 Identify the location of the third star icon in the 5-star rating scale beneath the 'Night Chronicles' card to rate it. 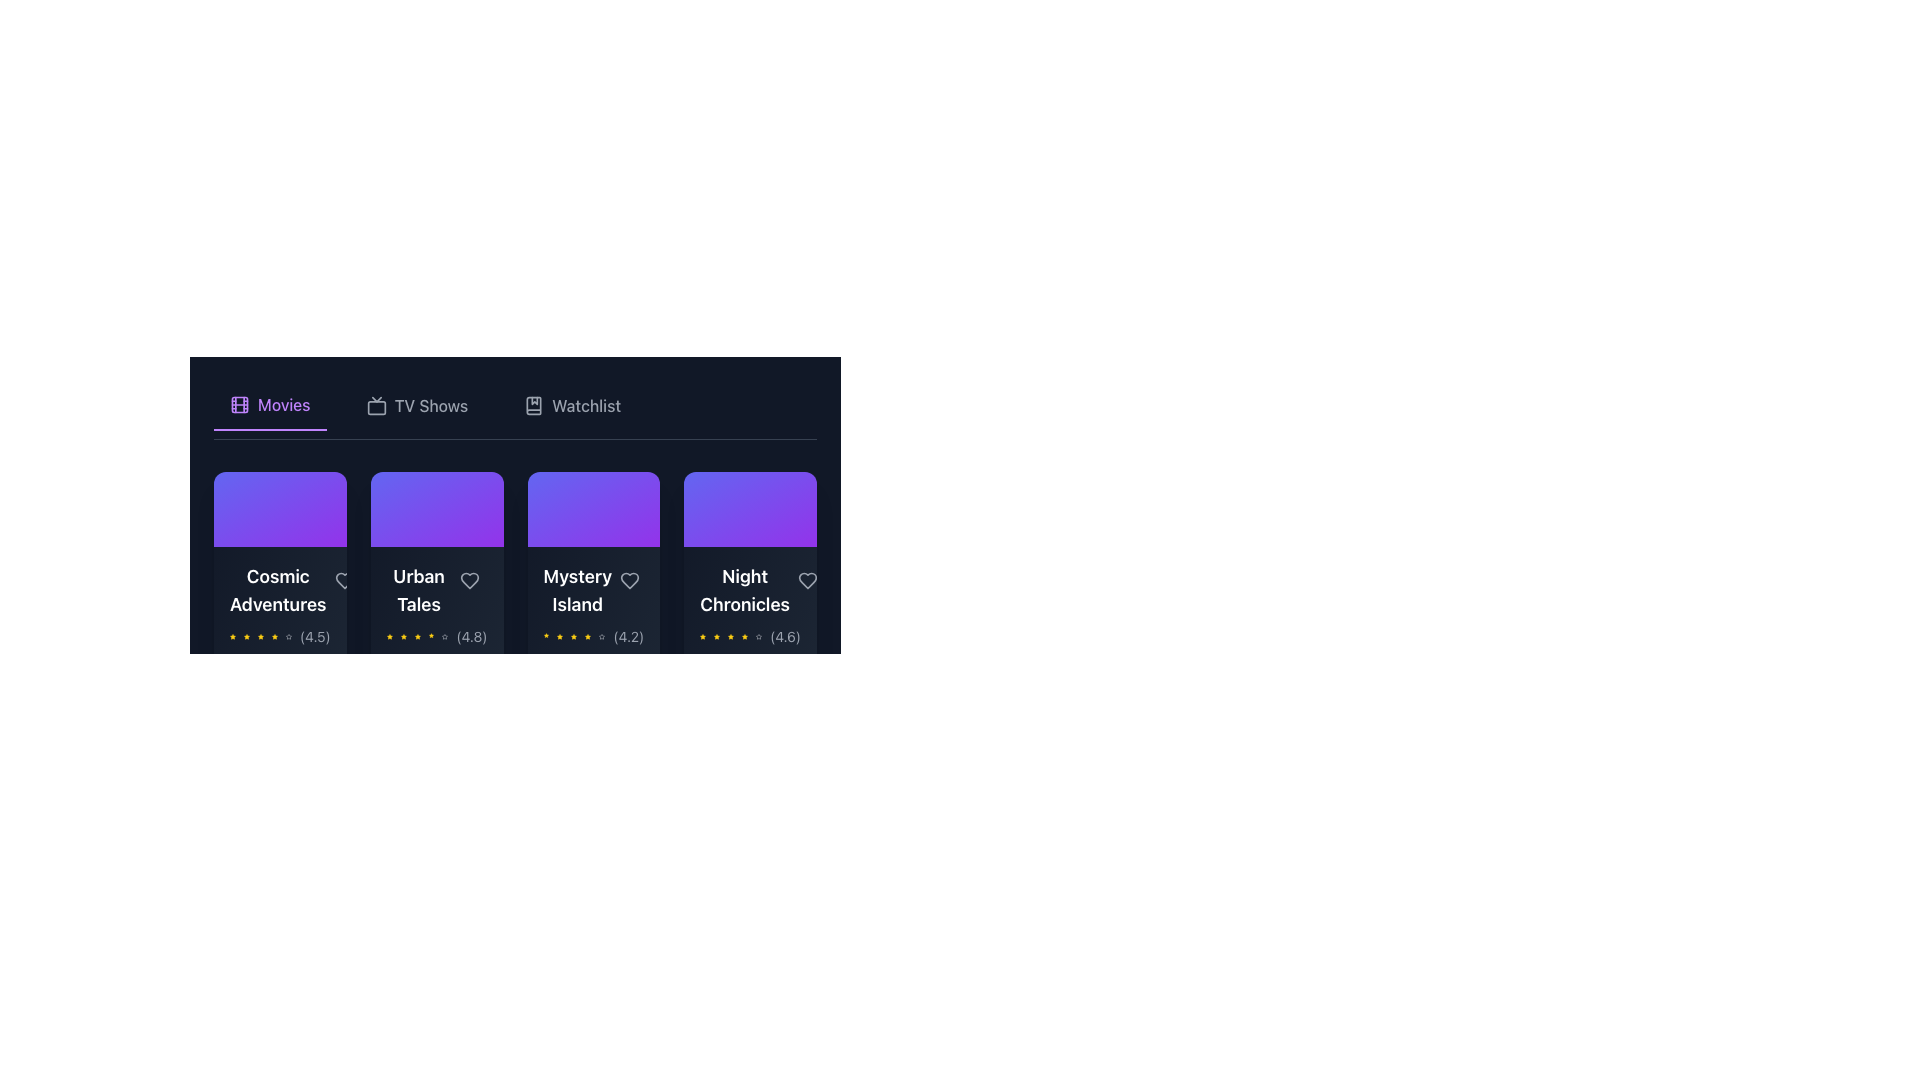
(717, 636).